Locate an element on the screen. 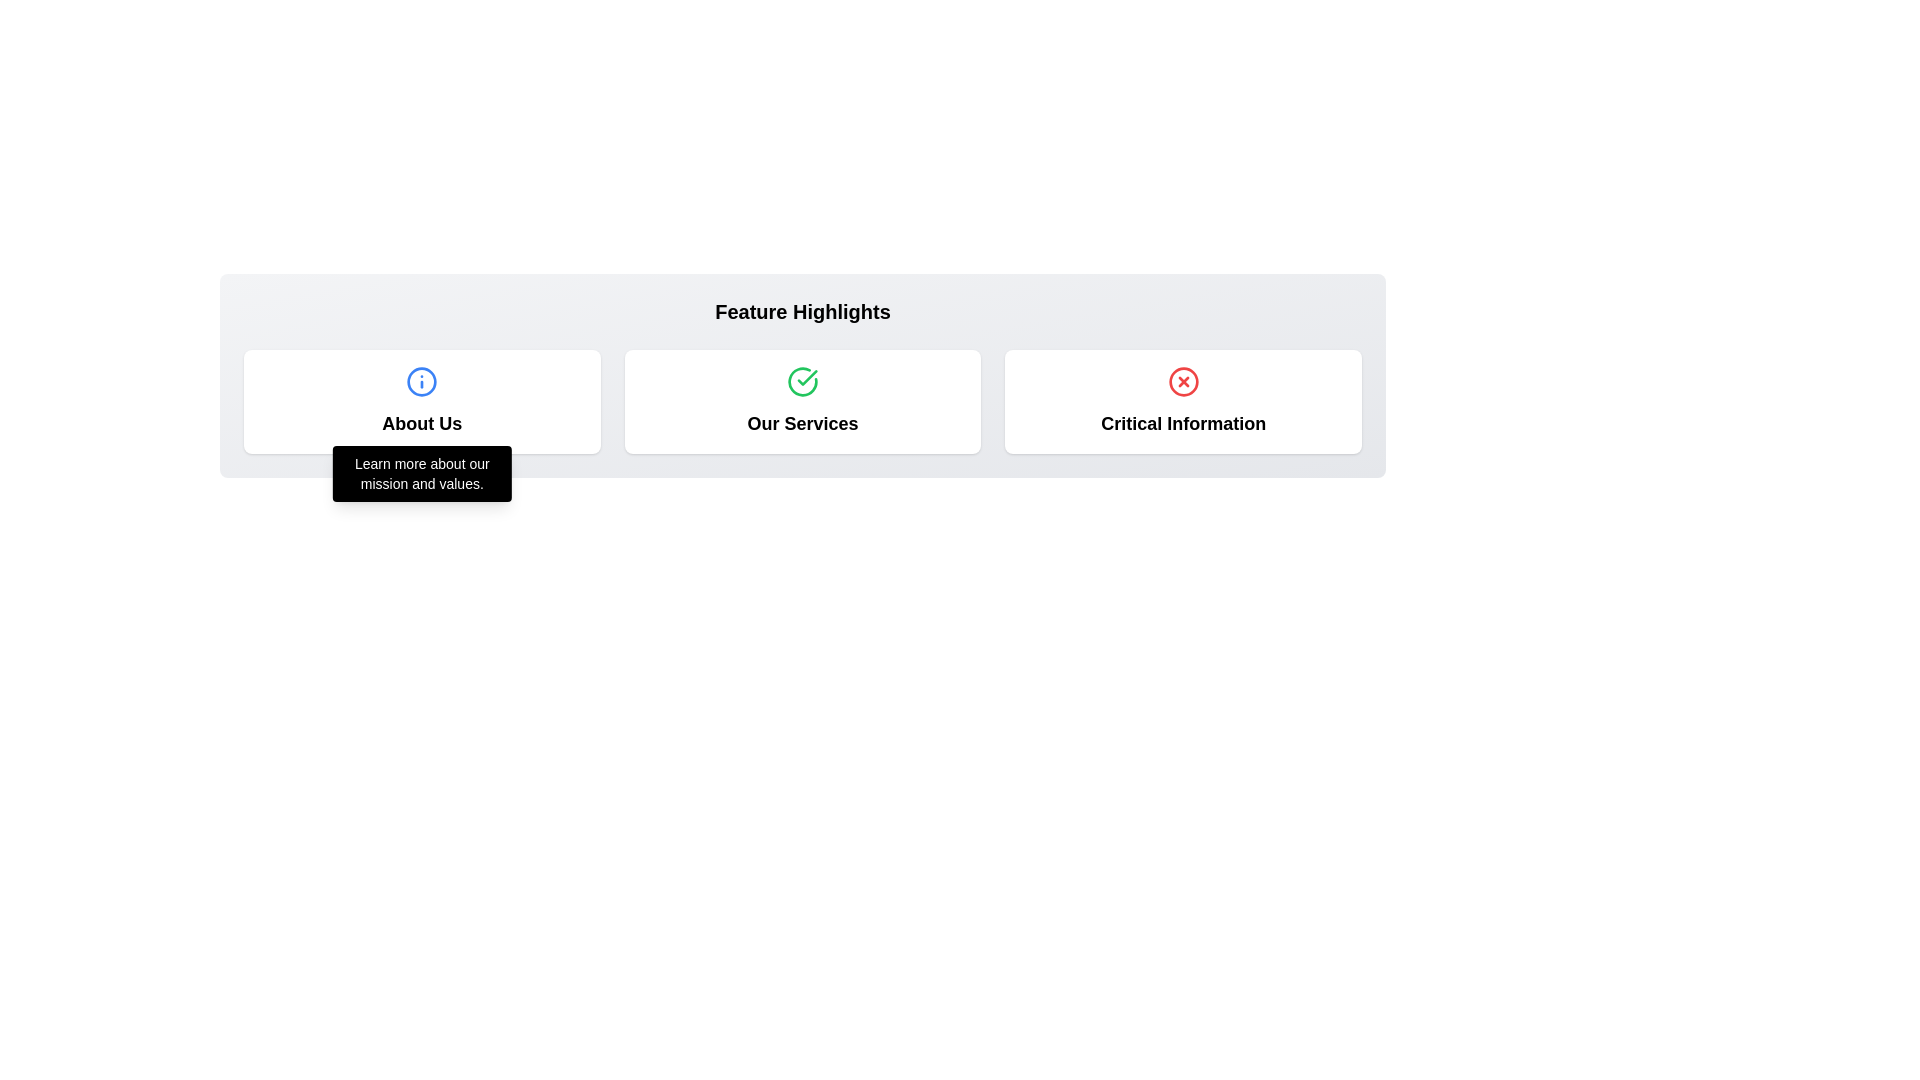 The image size is (1920, 1080). the tooltip that provides additional information about the 'About Us' section, positioned directly under it is located at coordinates (421, 474).